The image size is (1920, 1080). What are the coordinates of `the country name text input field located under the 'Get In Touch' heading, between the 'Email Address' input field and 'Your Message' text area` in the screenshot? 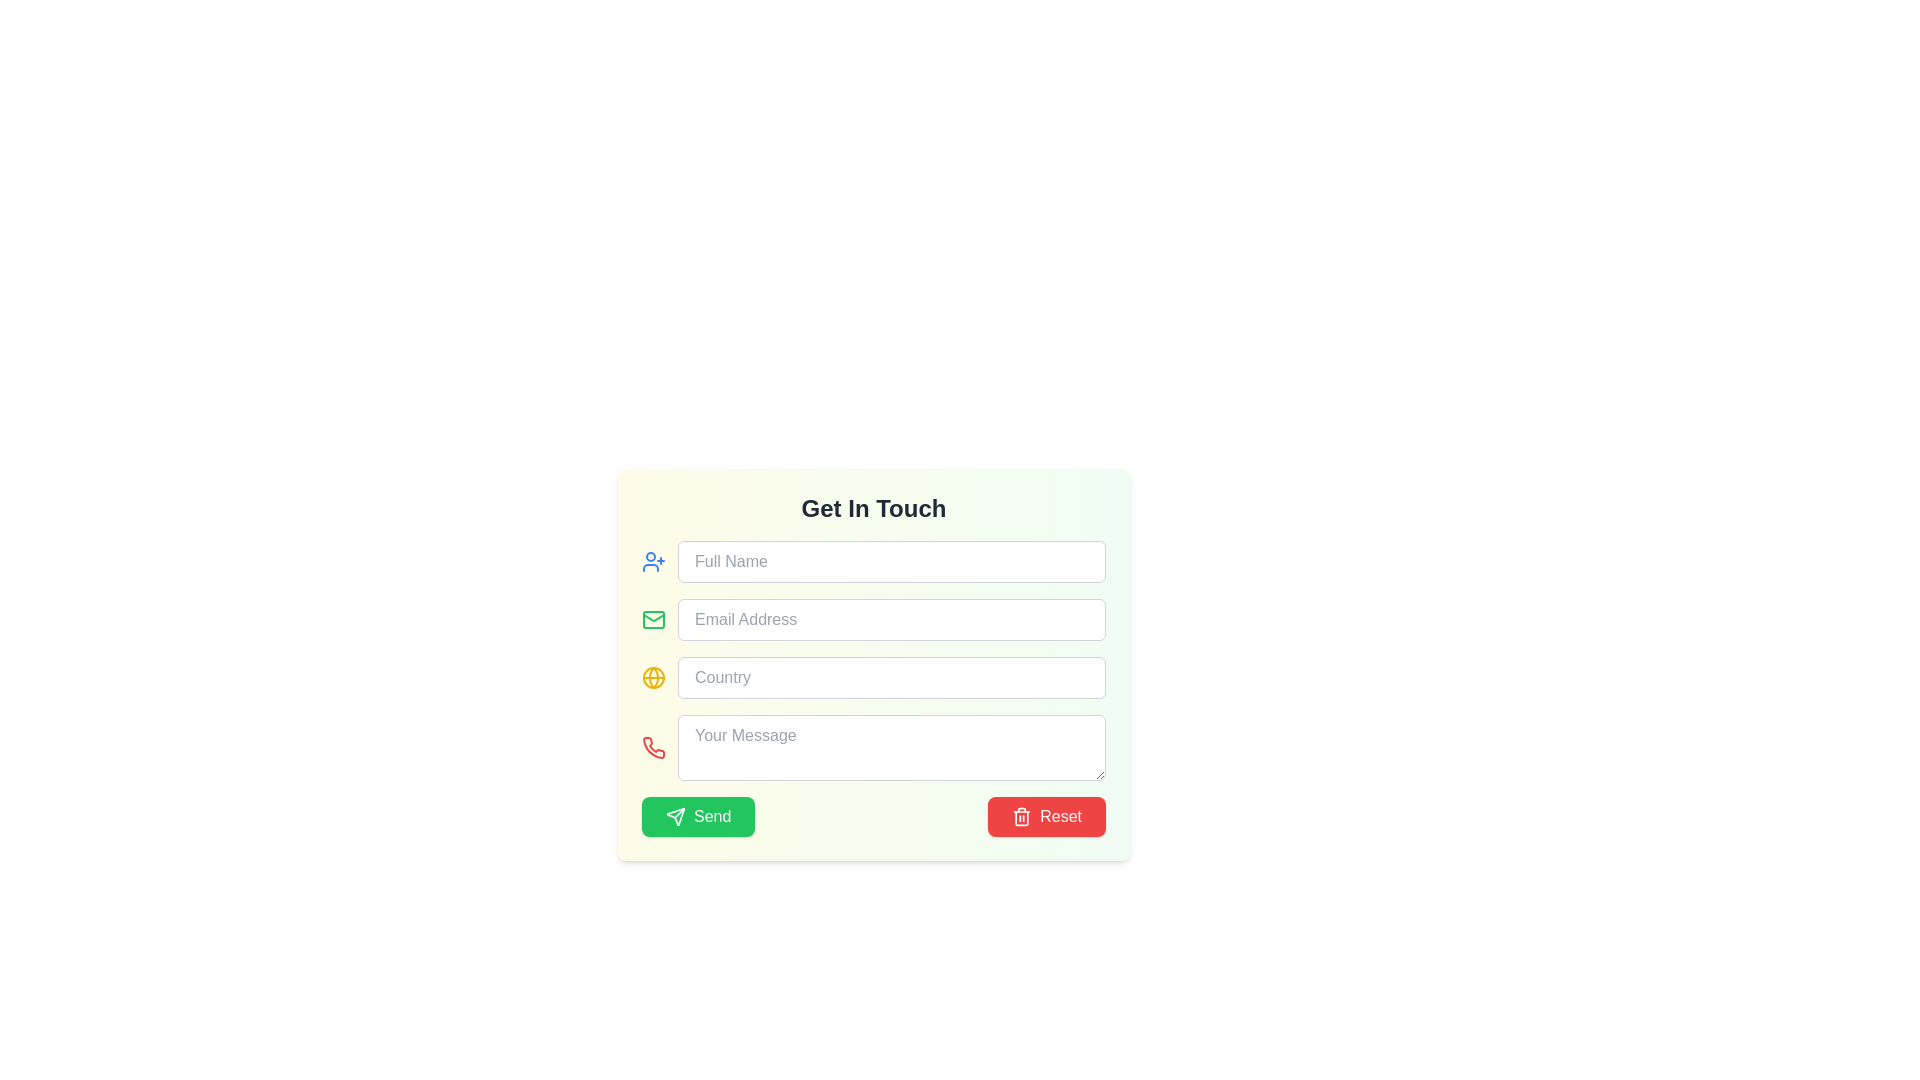 It's located at (891, 677).